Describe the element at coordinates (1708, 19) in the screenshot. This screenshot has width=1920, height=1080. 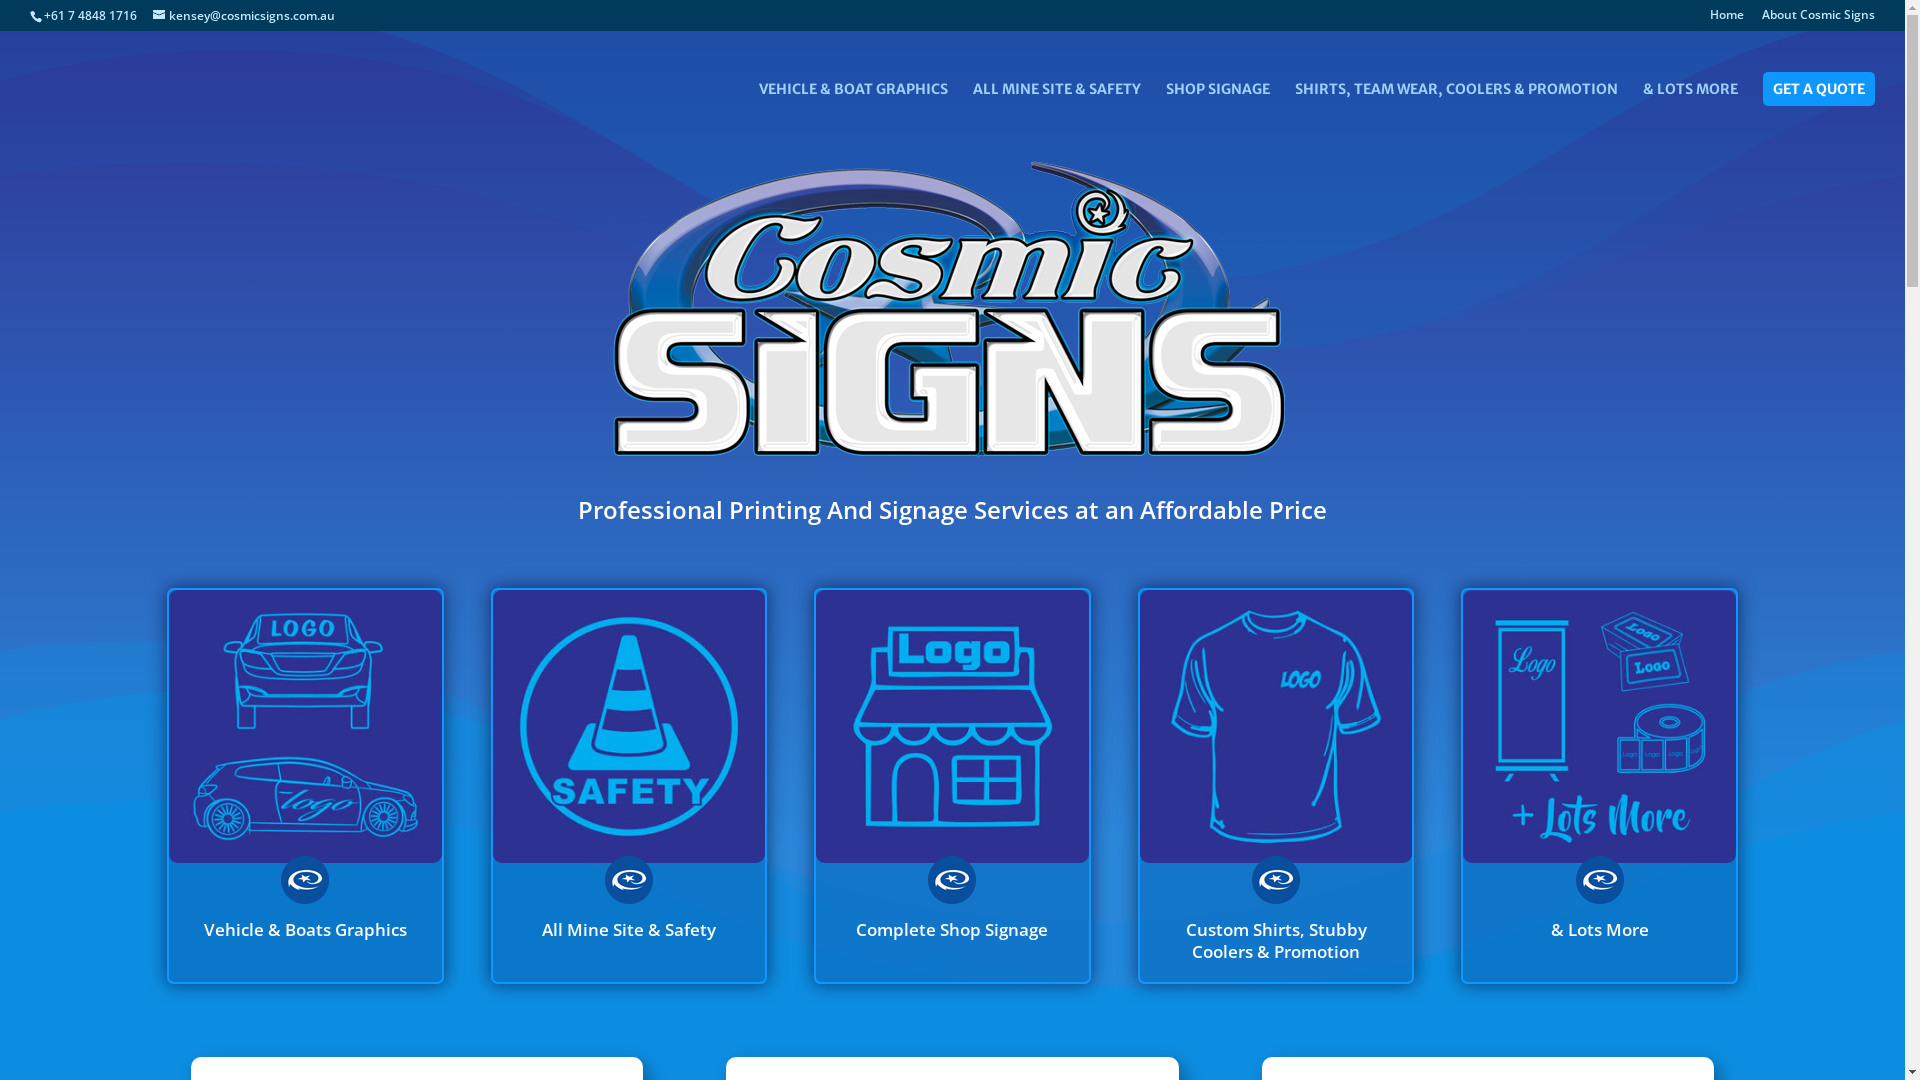
I see `'Home'` at that location.